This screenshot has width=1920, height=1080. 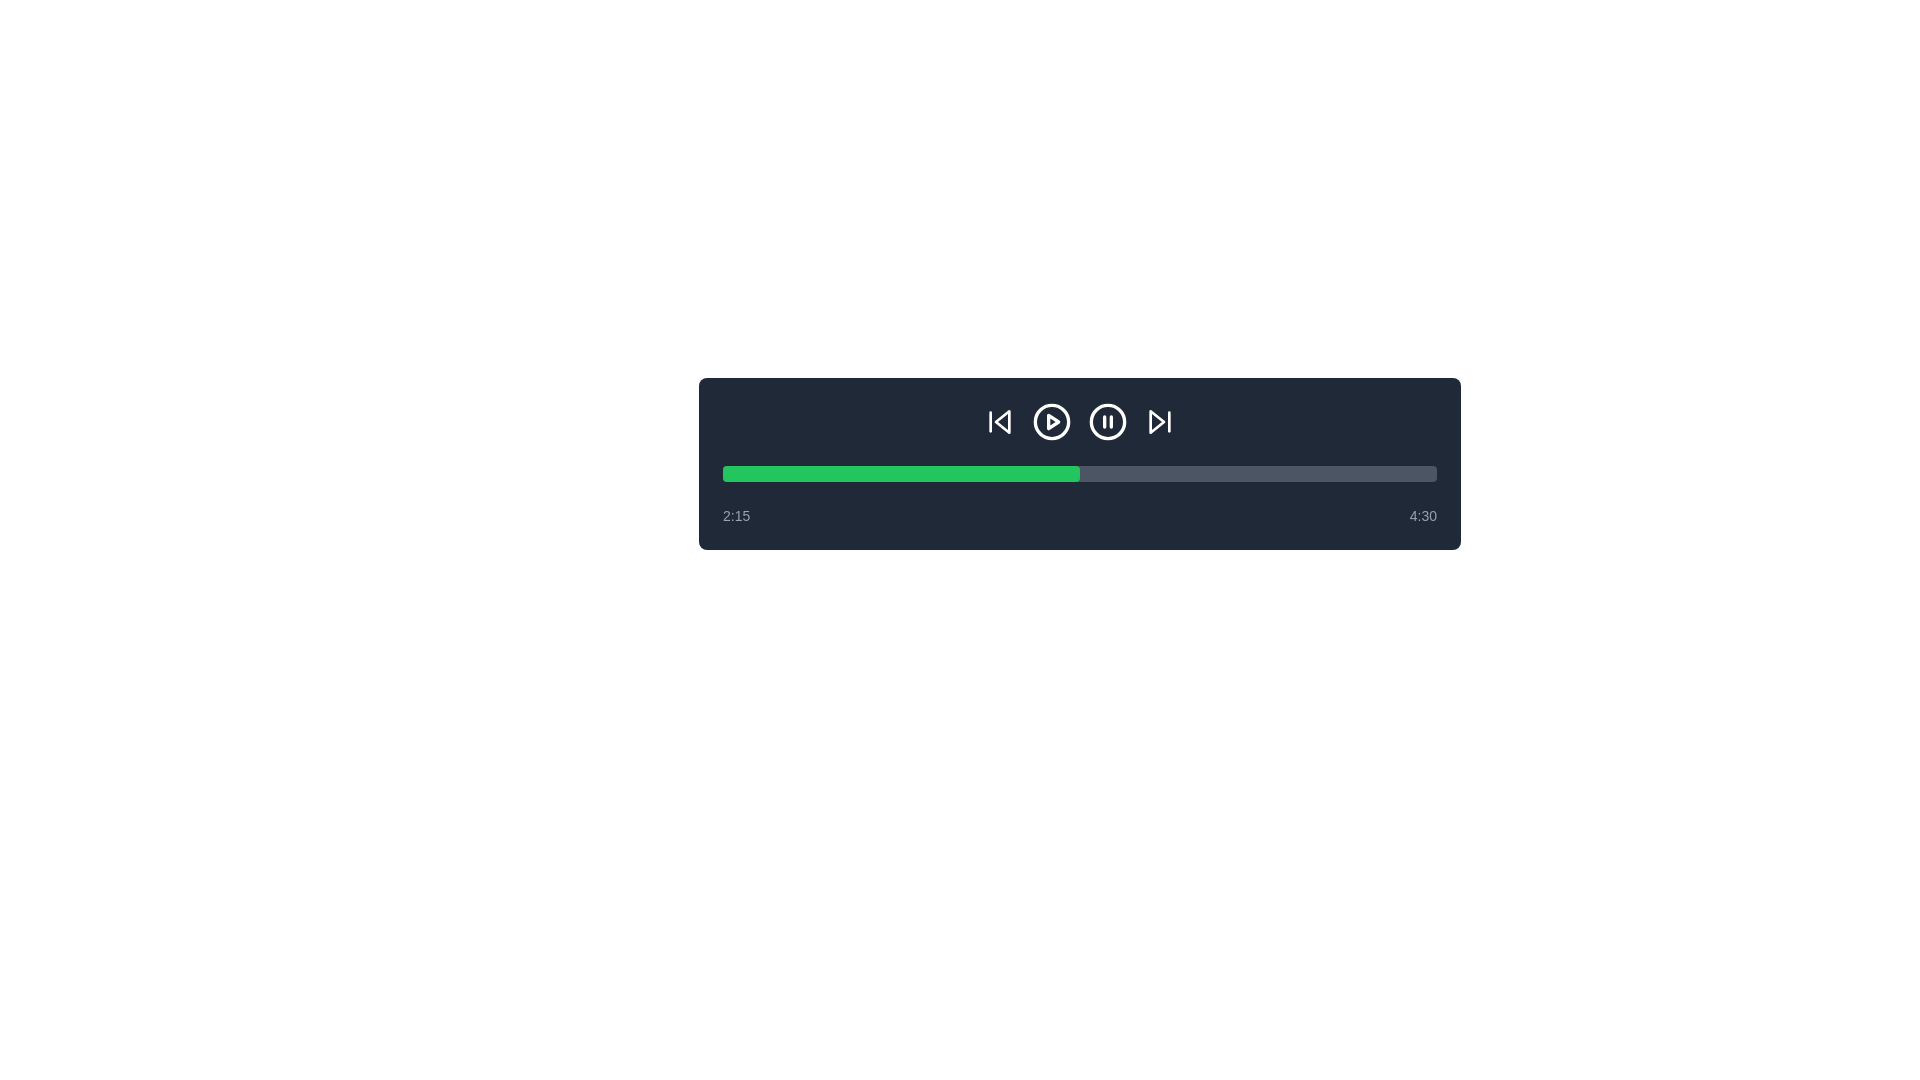 I want to click on the center of the circular pause button icon, which is indicated by a white stroke on a dark background, so click(x=1107, y=420).